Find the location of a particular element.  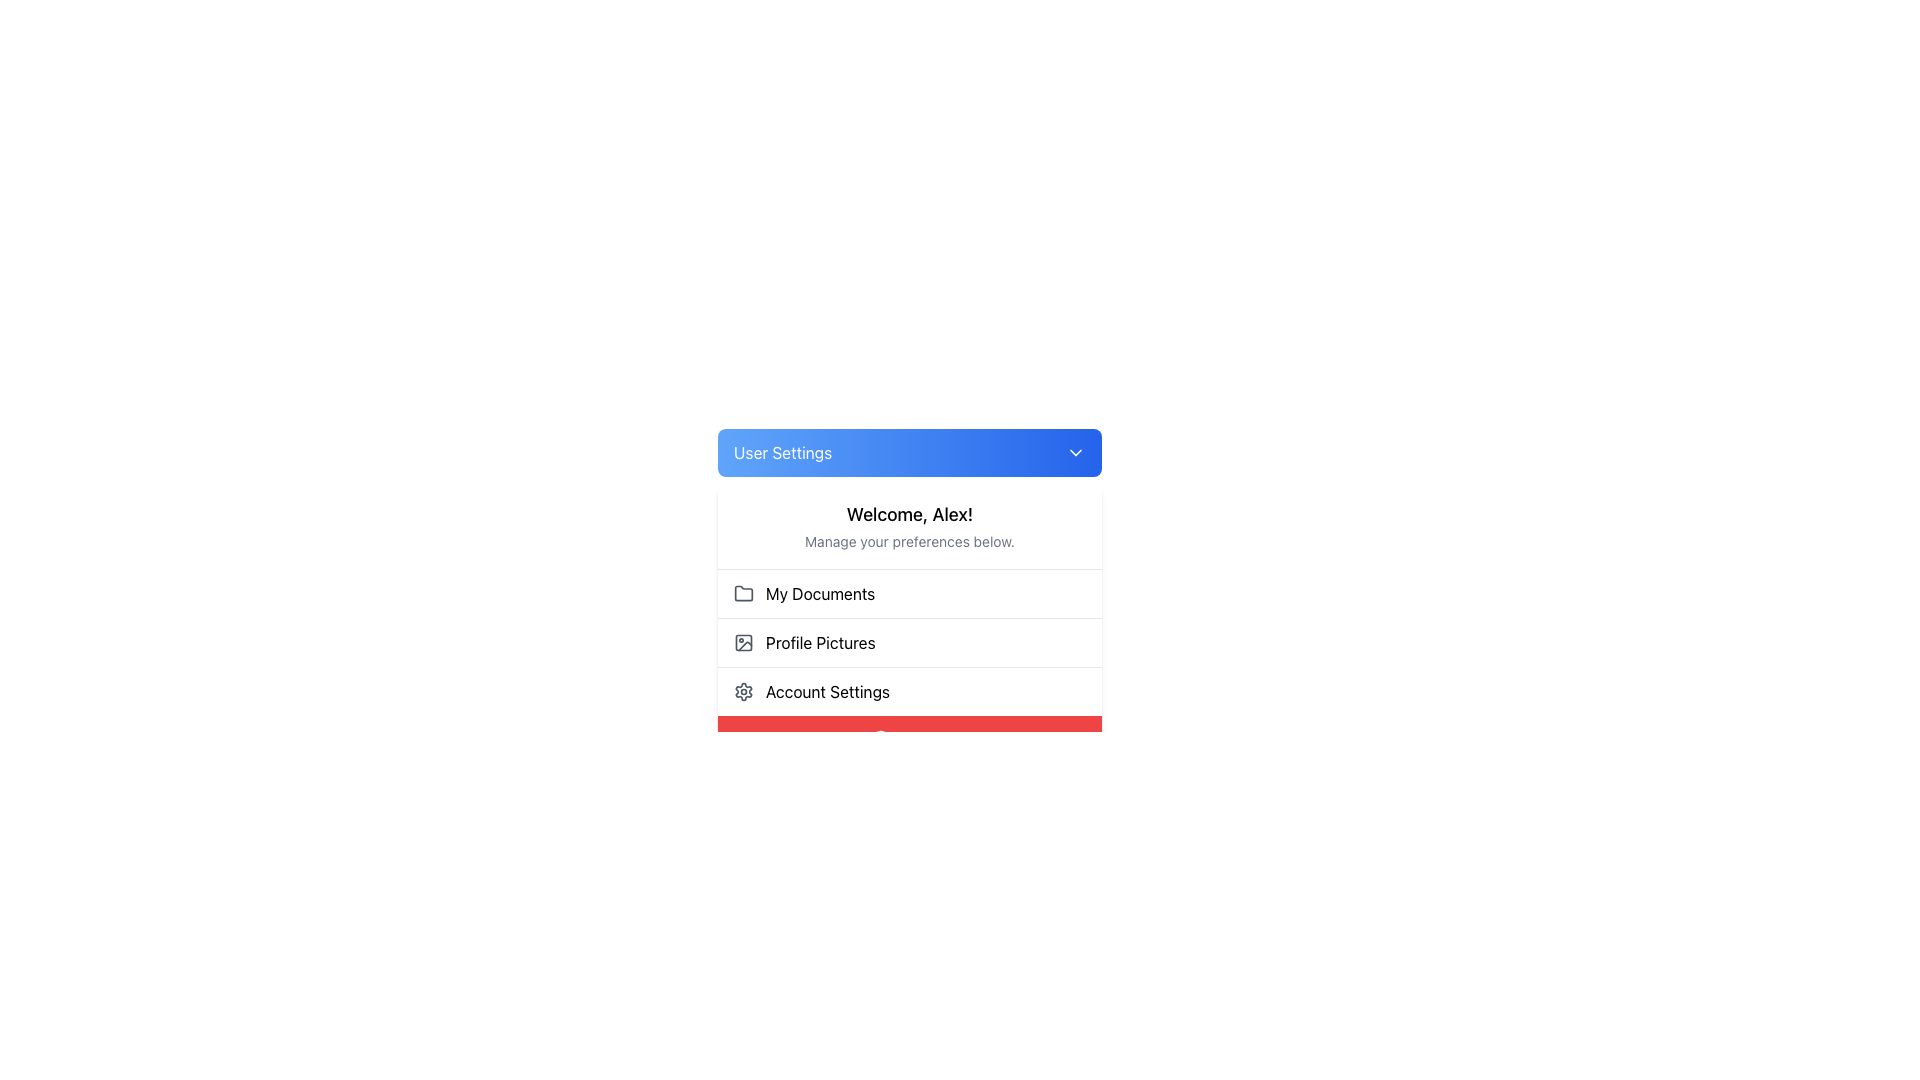

the 'My Documents' label located in the navigation menu beneath the 'Welcome, Alex!' header is located at coordinates (820, 593).